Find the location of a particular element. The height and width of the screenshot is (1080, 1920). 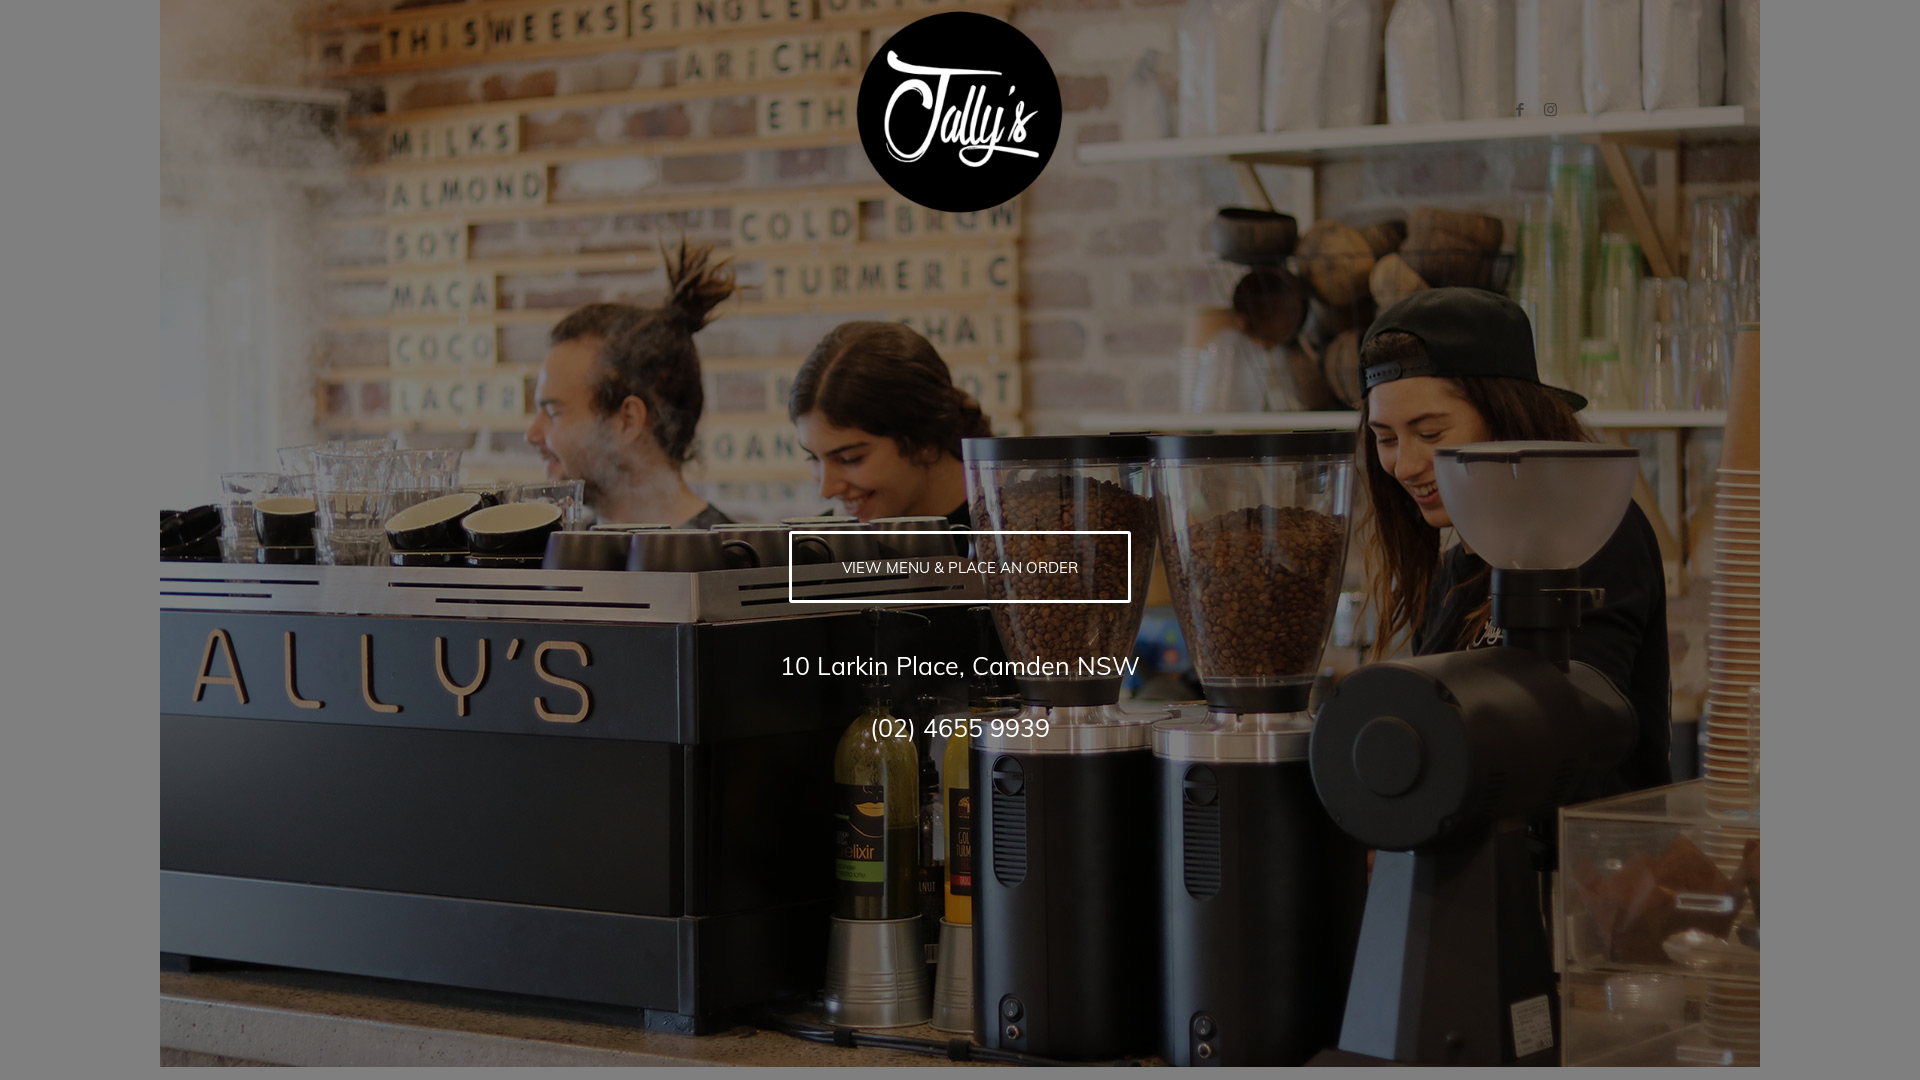

'VIEW MENU & PLACE AN ORDER' is located at coordinates (787, 567).